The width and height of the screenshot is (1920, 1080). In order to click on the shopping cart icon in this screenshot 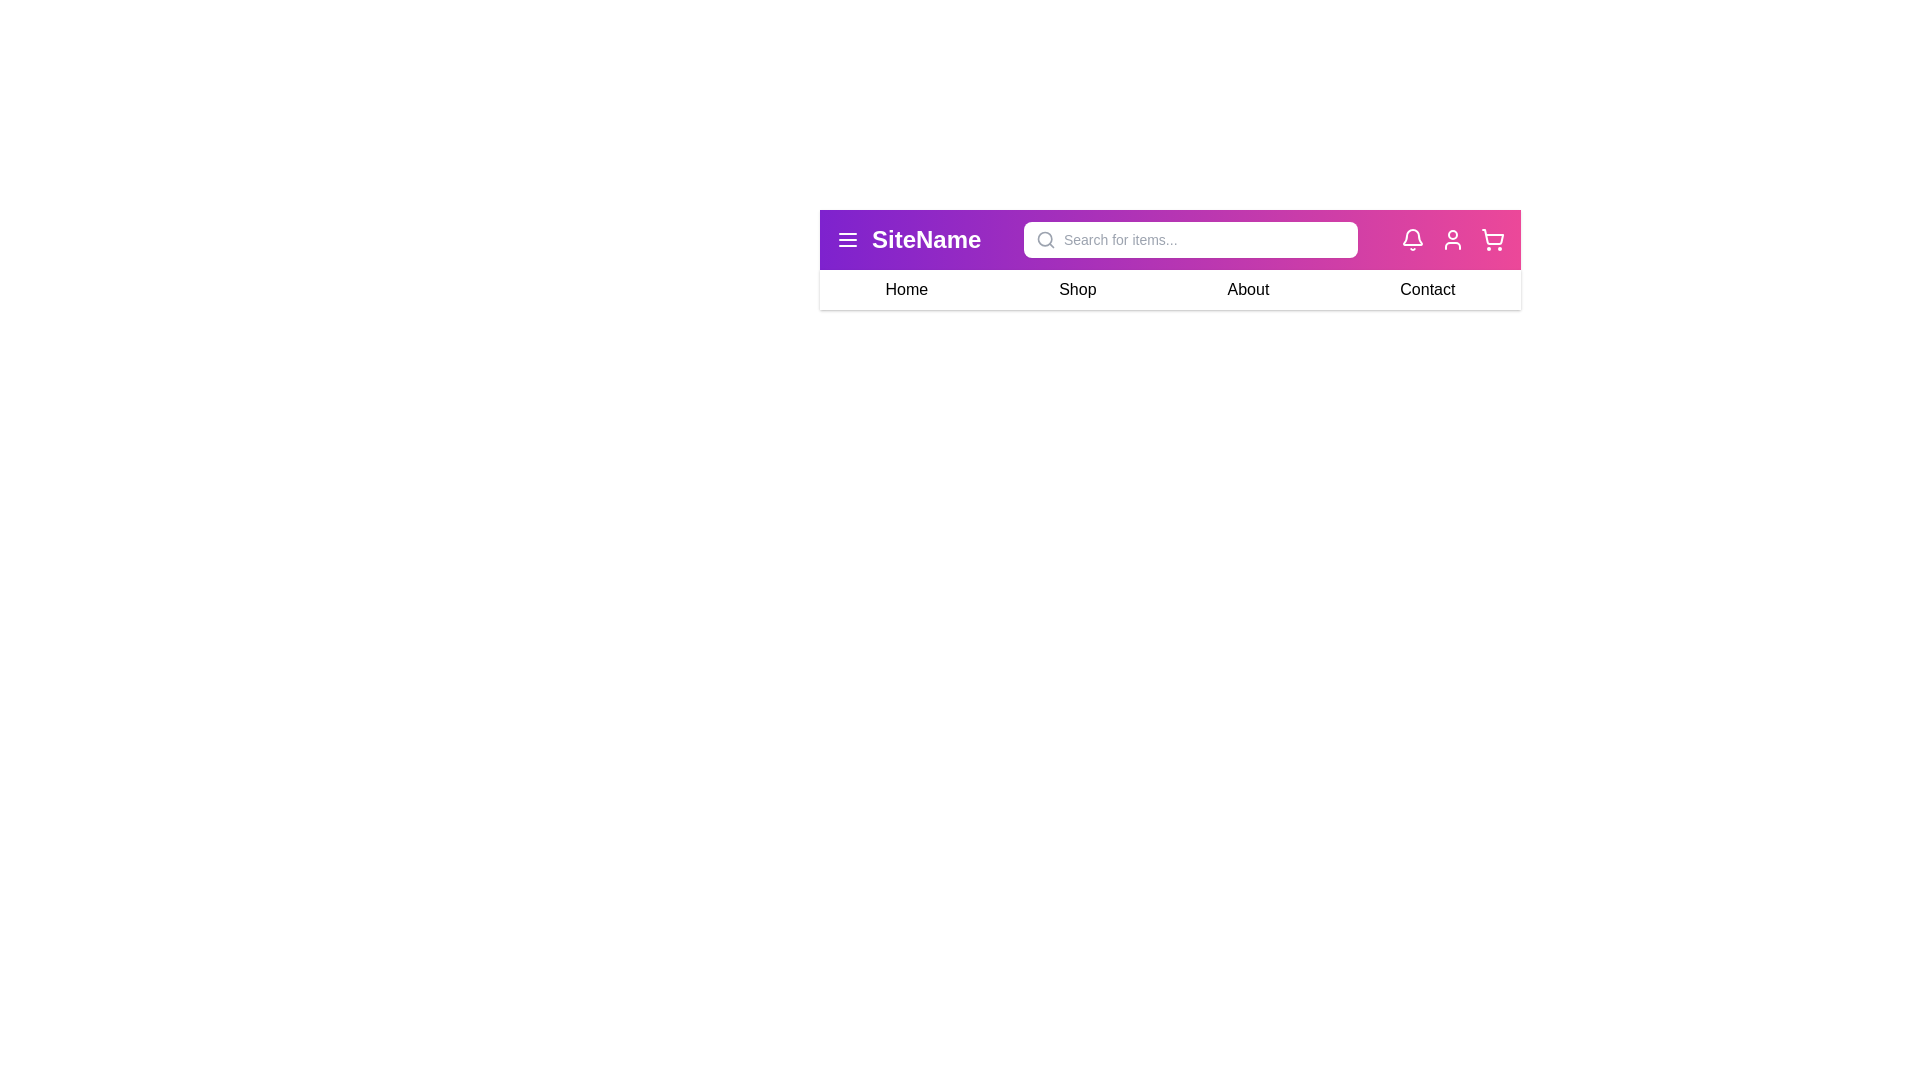, I will do `click(1492, 238)`.